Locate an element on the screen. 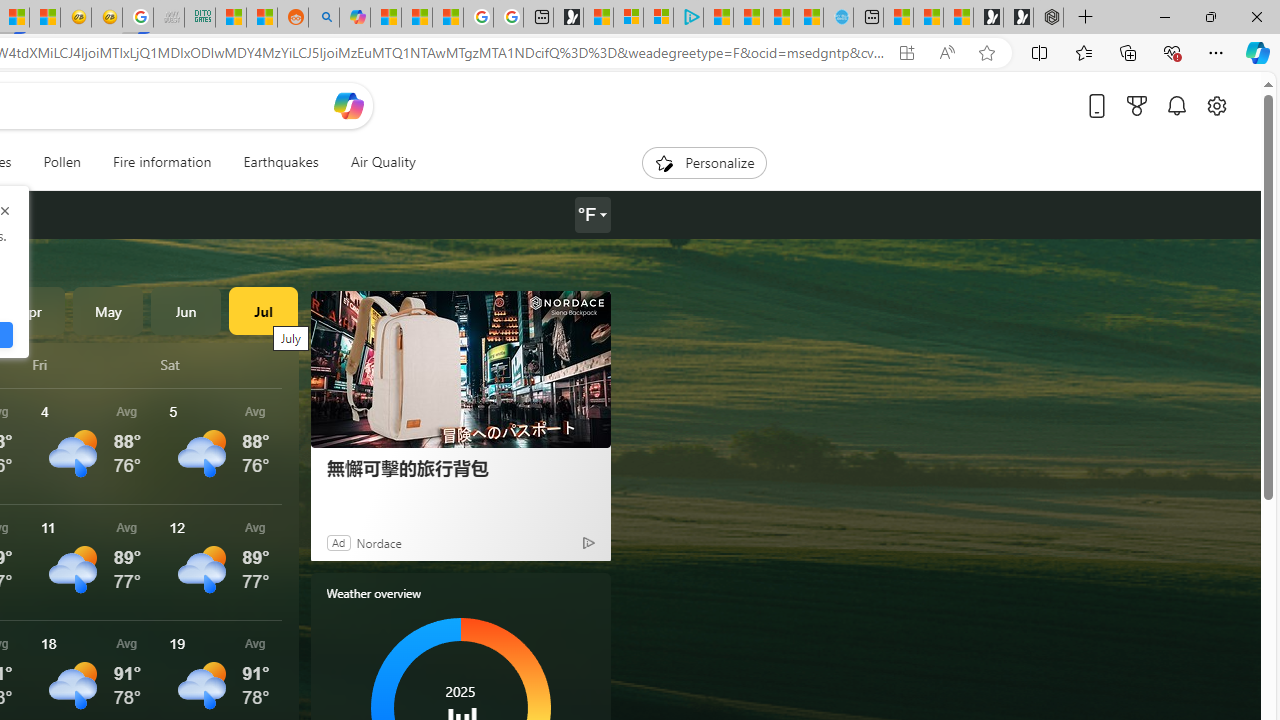 This screenshot has height=720, width=1280. 'May' is located at coordinates (107, 311).